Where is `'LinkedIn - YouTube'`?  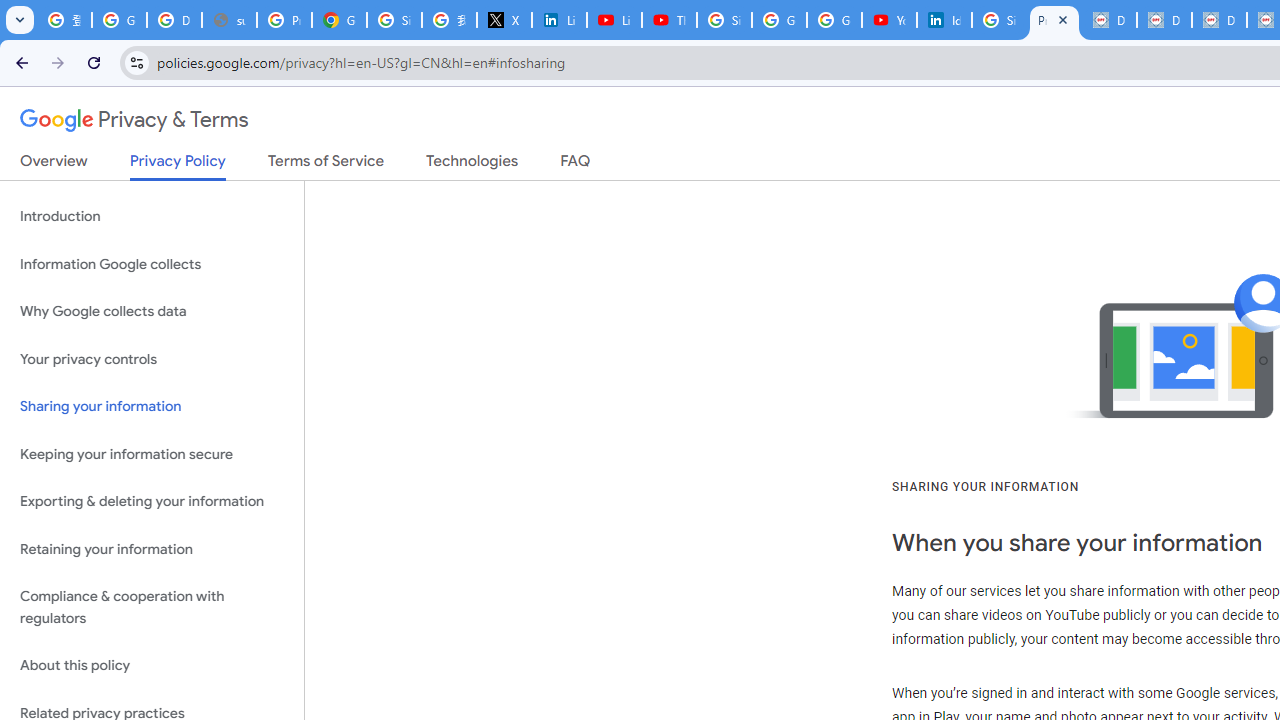
'LinkedIn - YouTube' is located at coordinates (614, 20).